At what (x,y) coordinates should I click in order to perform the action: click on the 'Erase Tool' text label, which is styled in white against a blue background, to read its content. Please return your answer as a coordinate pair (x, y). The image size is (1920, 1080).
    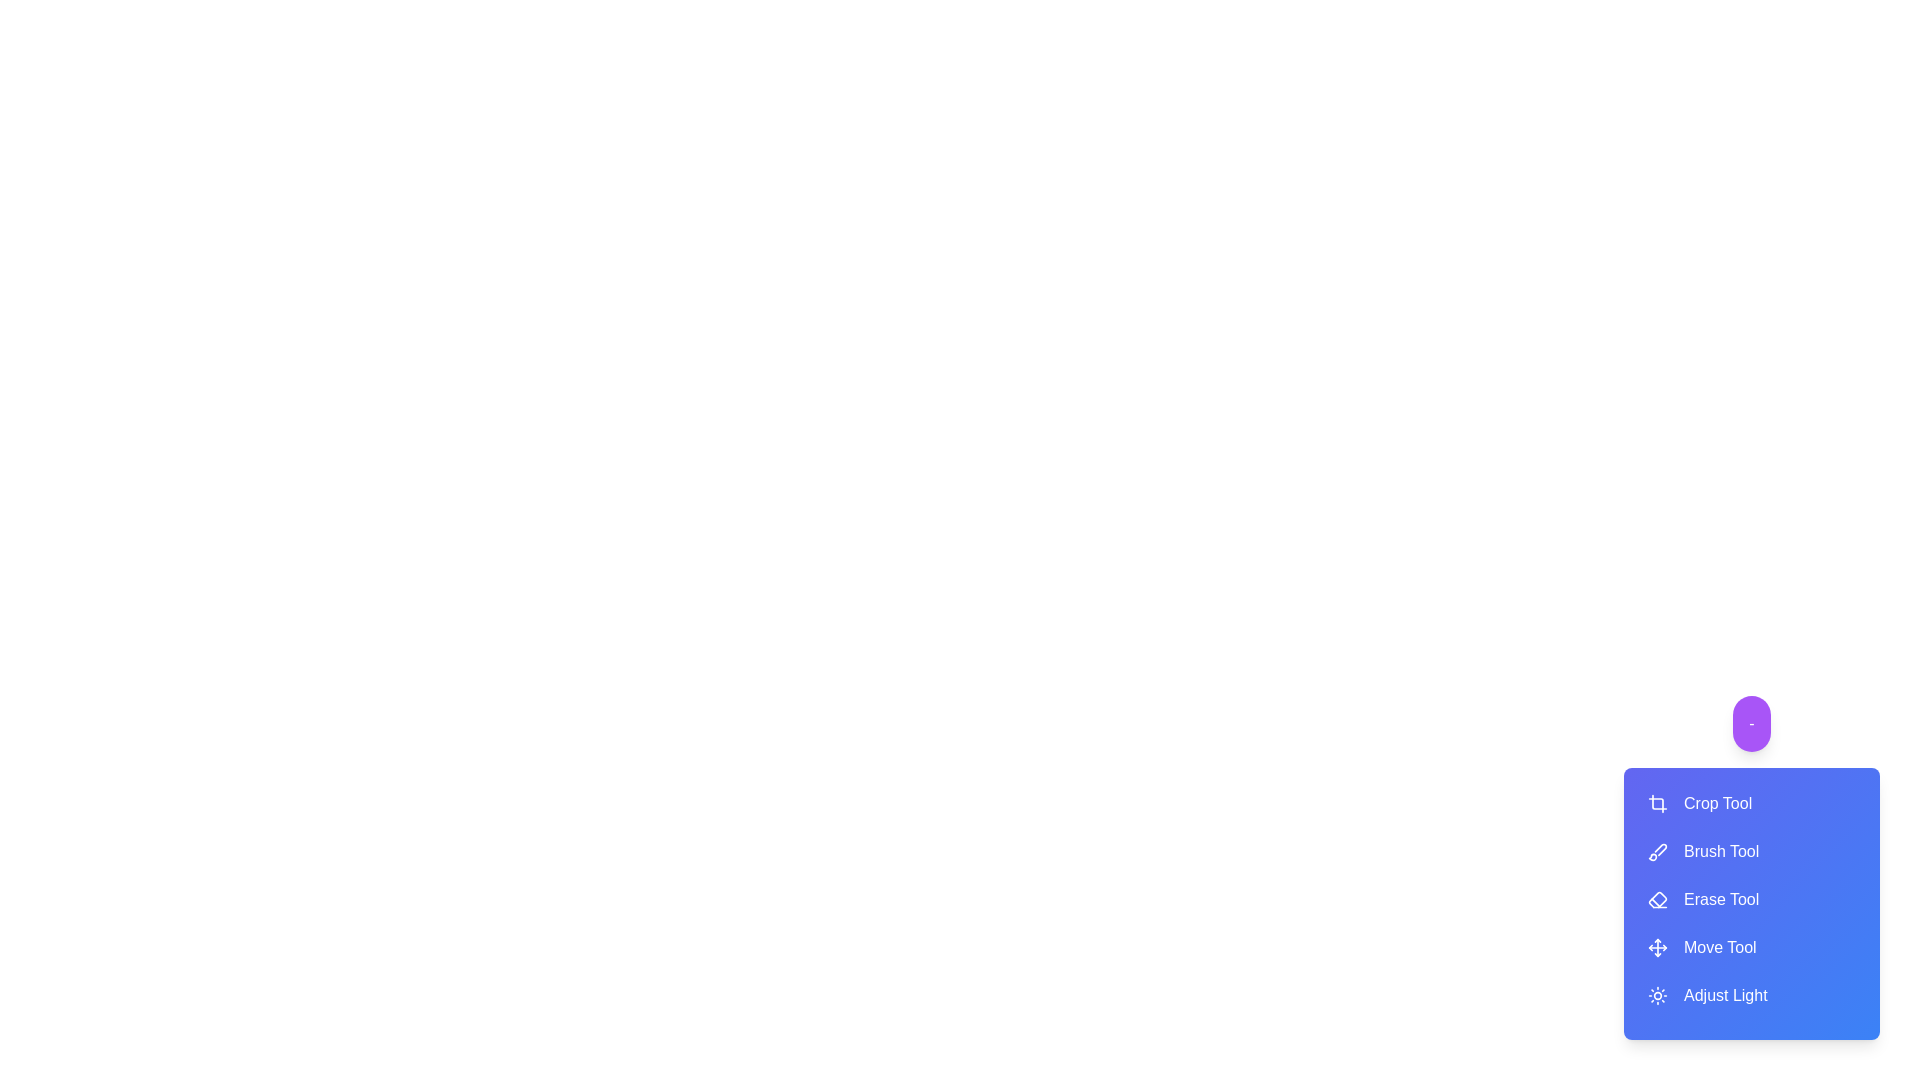
    Looking at the image, I should click on (1720, 898).